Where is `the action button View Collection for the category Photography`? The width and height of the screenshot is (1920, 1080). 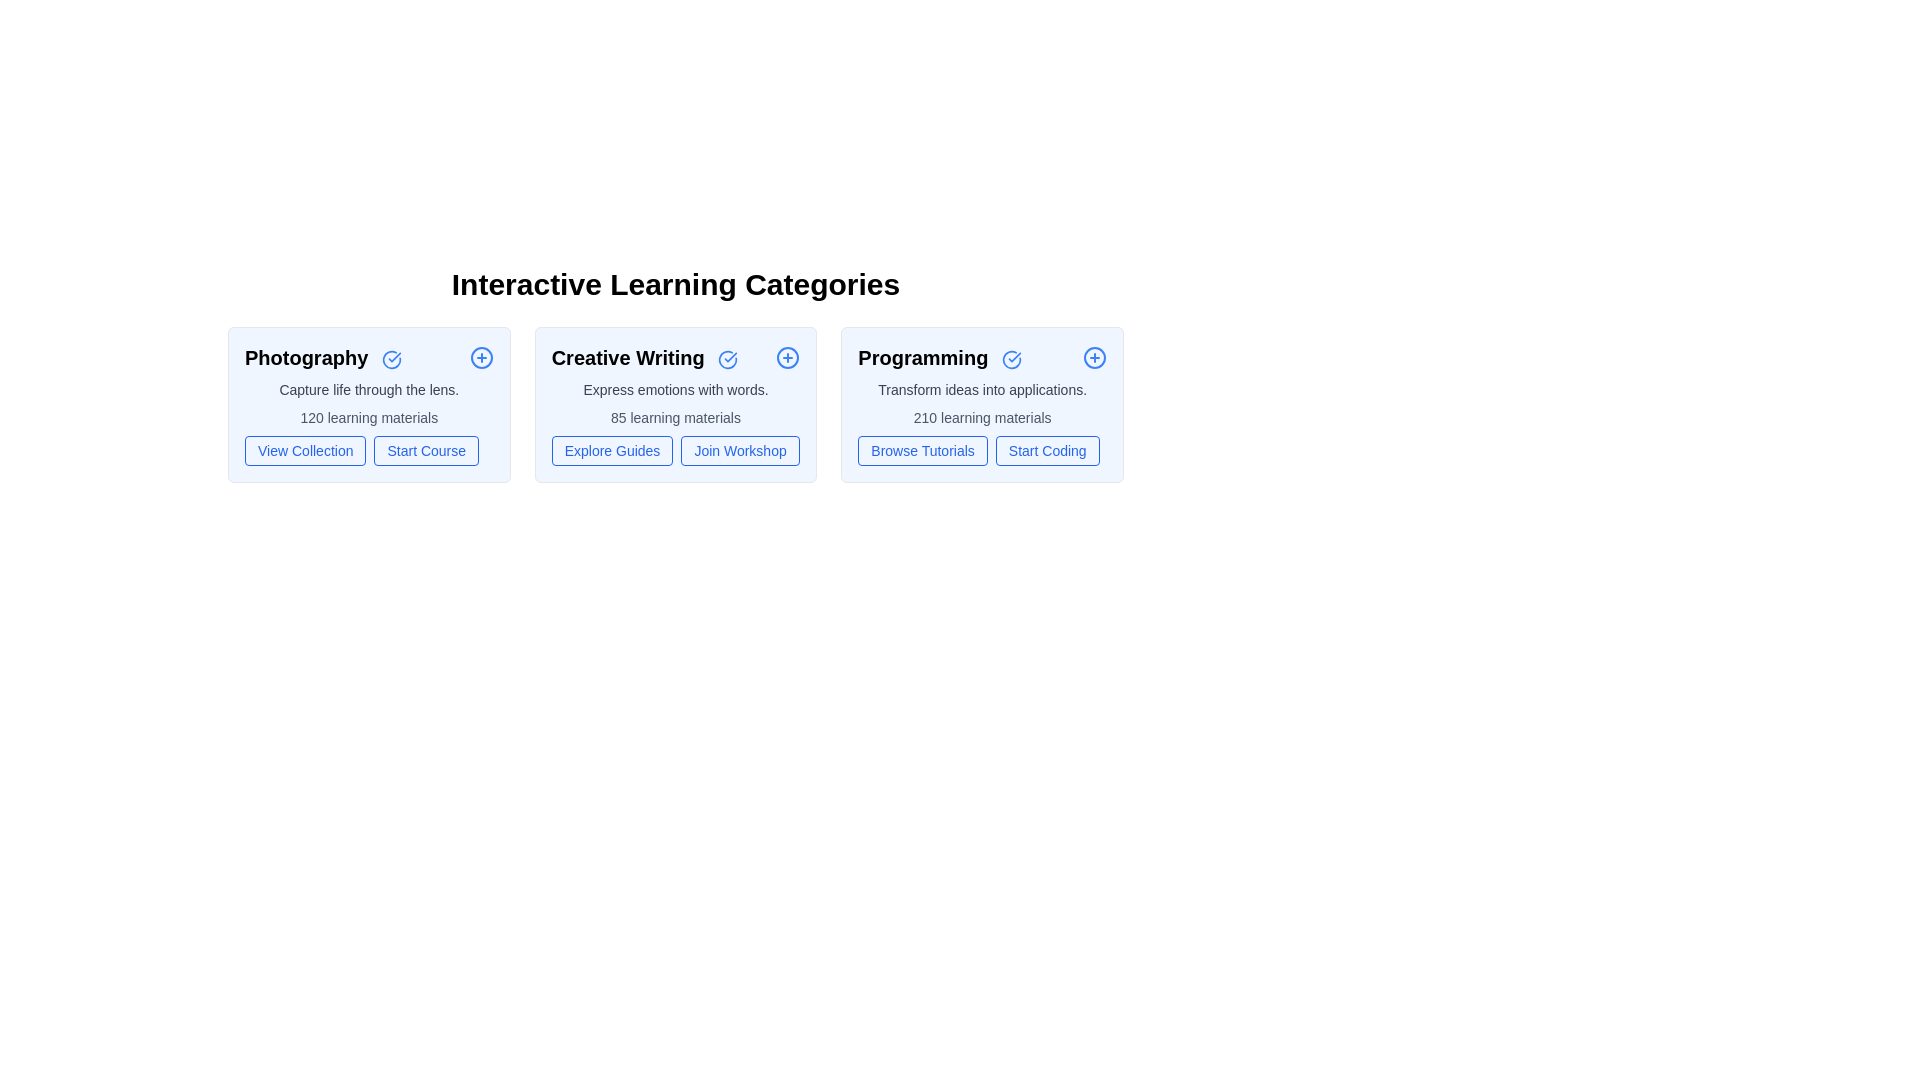
the action button View Collection for the category Photography is located at coordinates (304, 451).